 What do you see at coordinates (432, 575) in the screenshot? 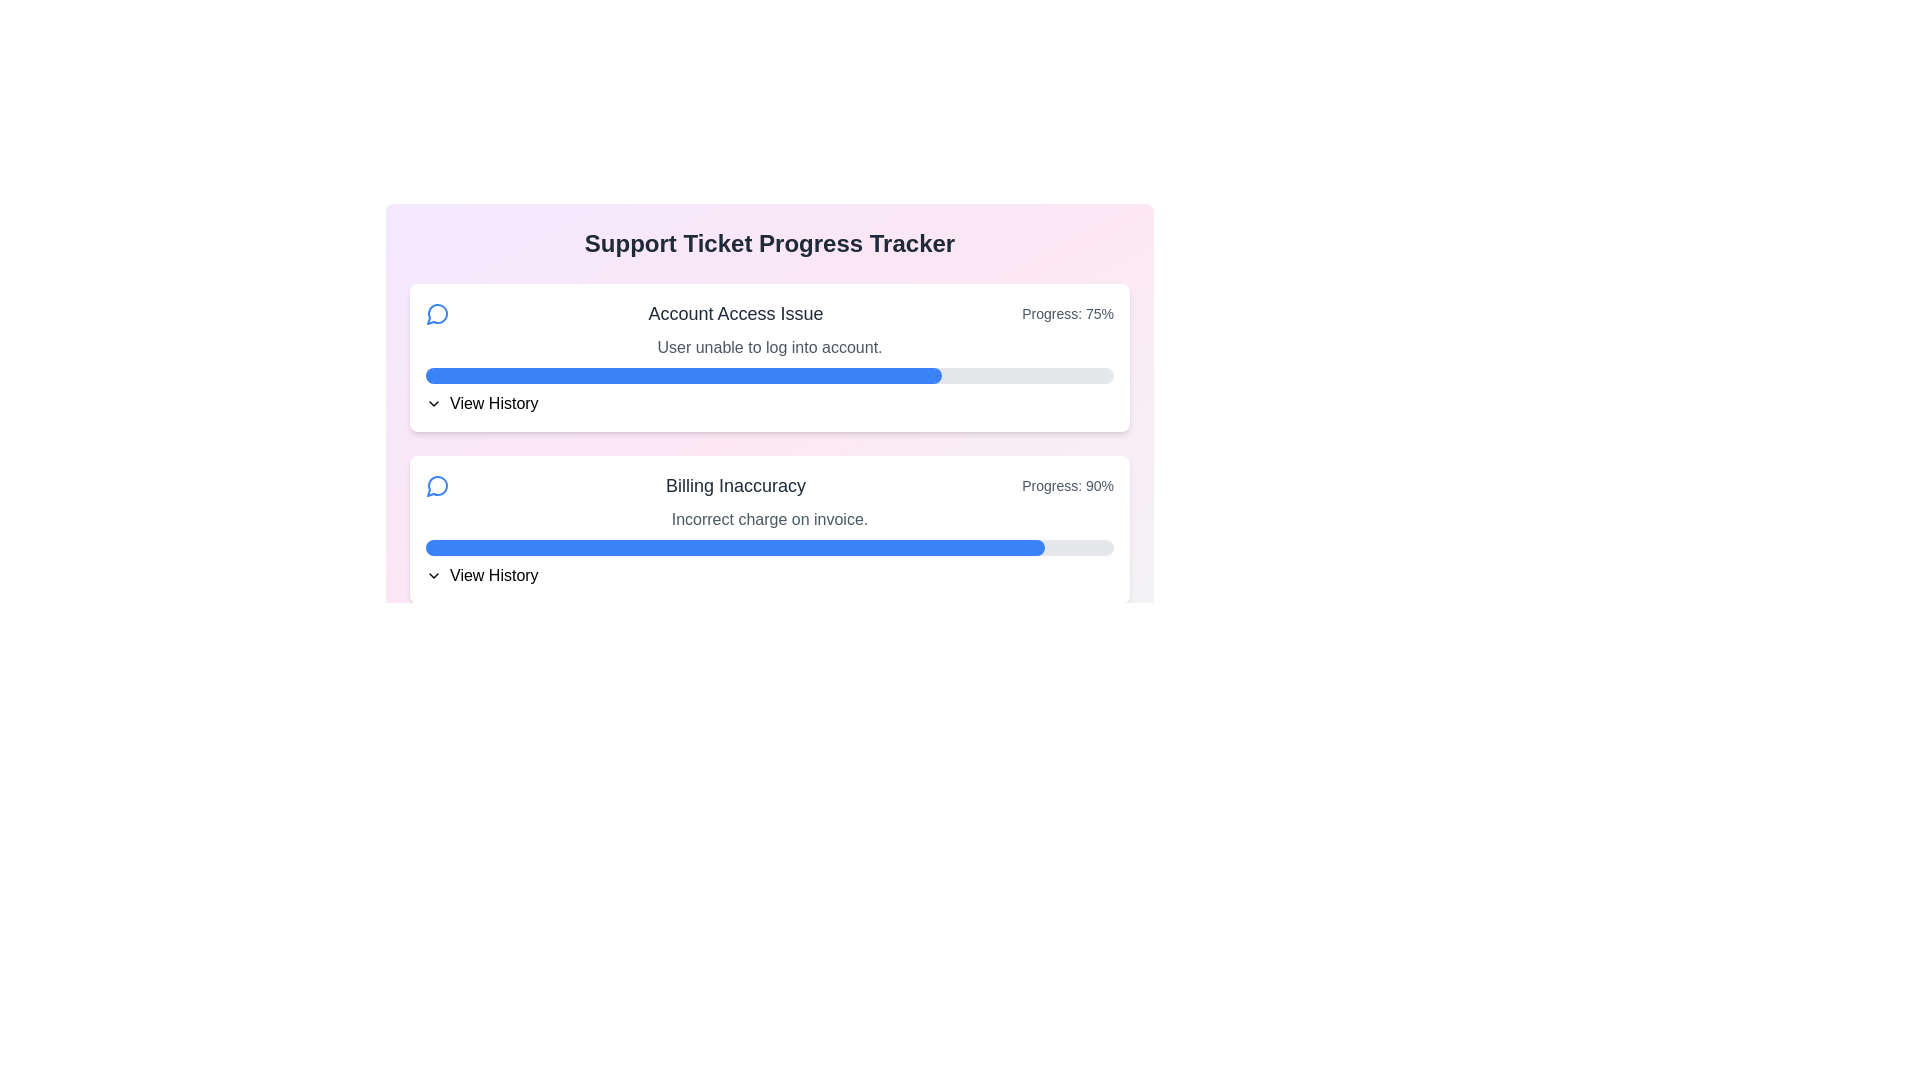
I see `the downward chevron-shaped icon located to the left of the 'View History' text within the 'Billing Inaccuracy' ticket item` at bounding box center [432, 575].